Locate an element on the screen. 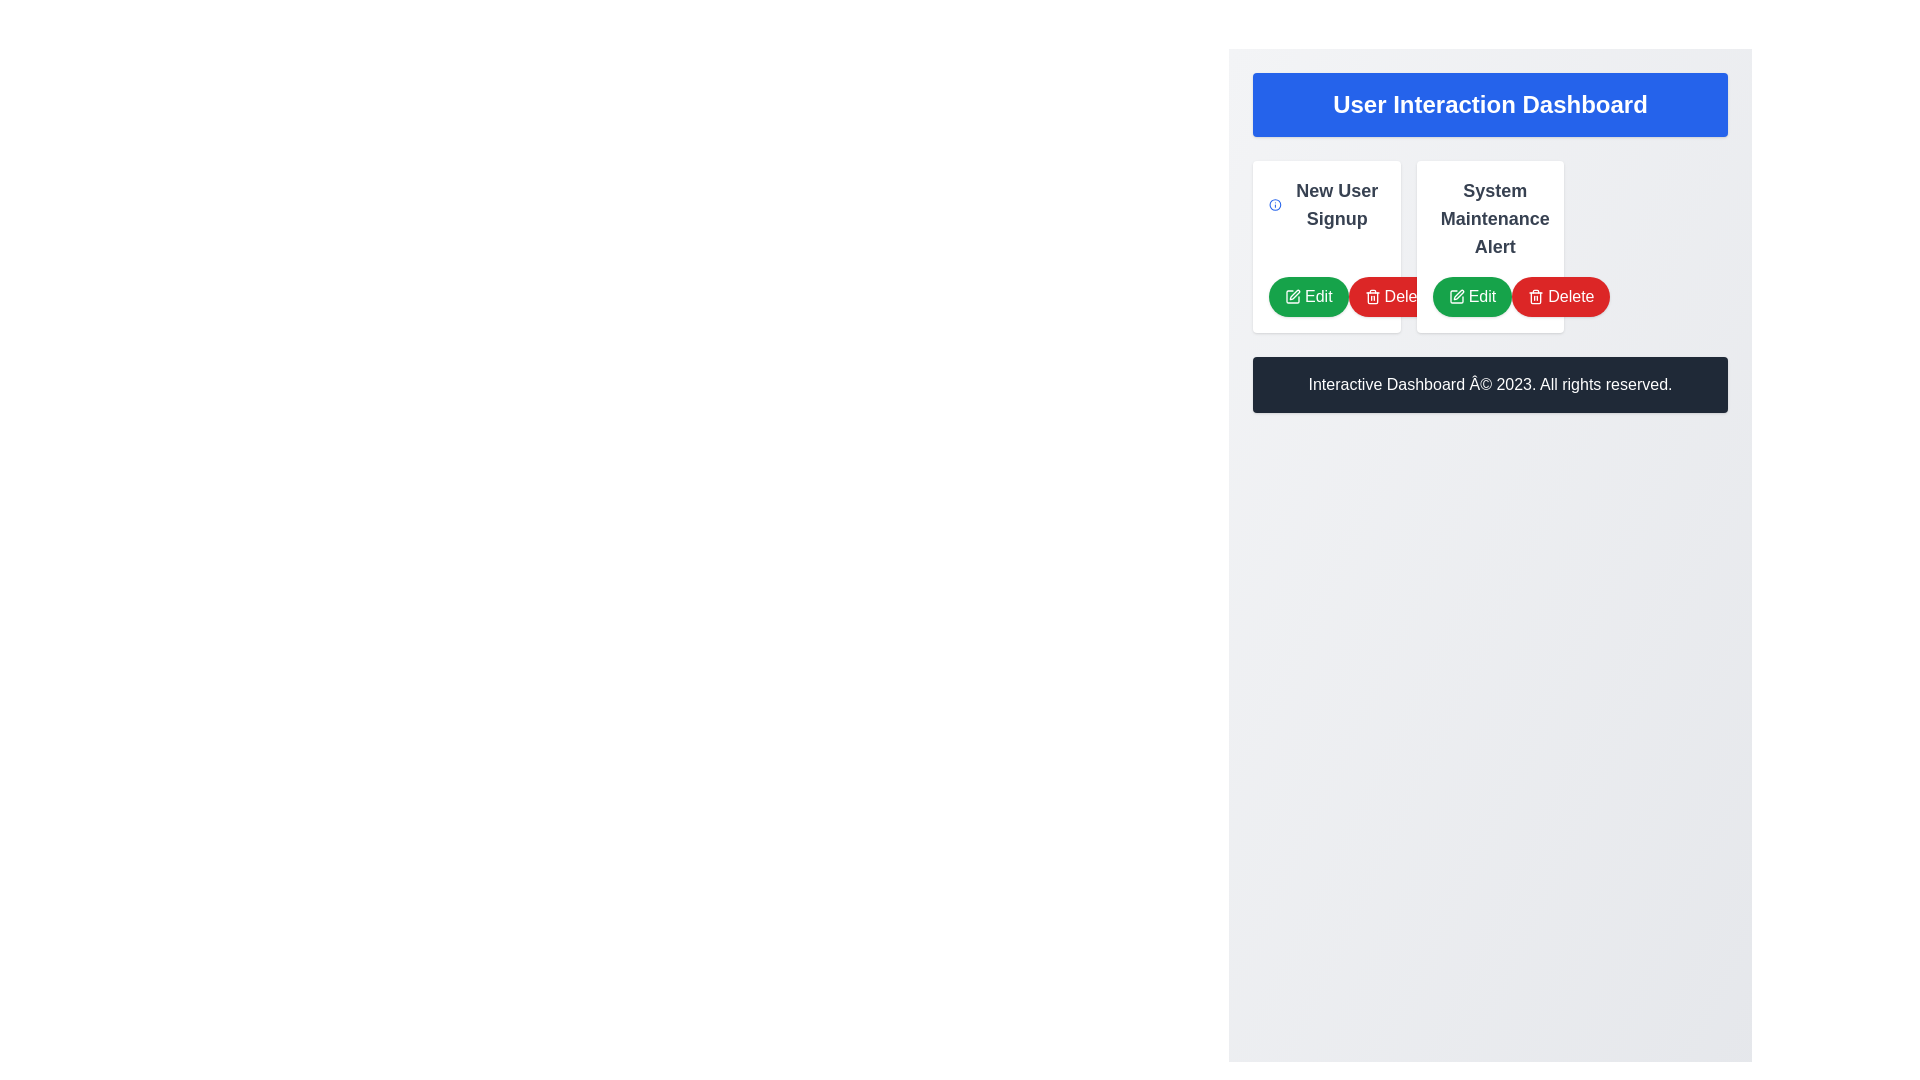 This screenshot has width=1920, height=1080. the 'System Maintenance Alert' text label located within the second card of the dashboard, beneath the 'User Interaction Dashboard' header is located at coordinates (1495, 219).